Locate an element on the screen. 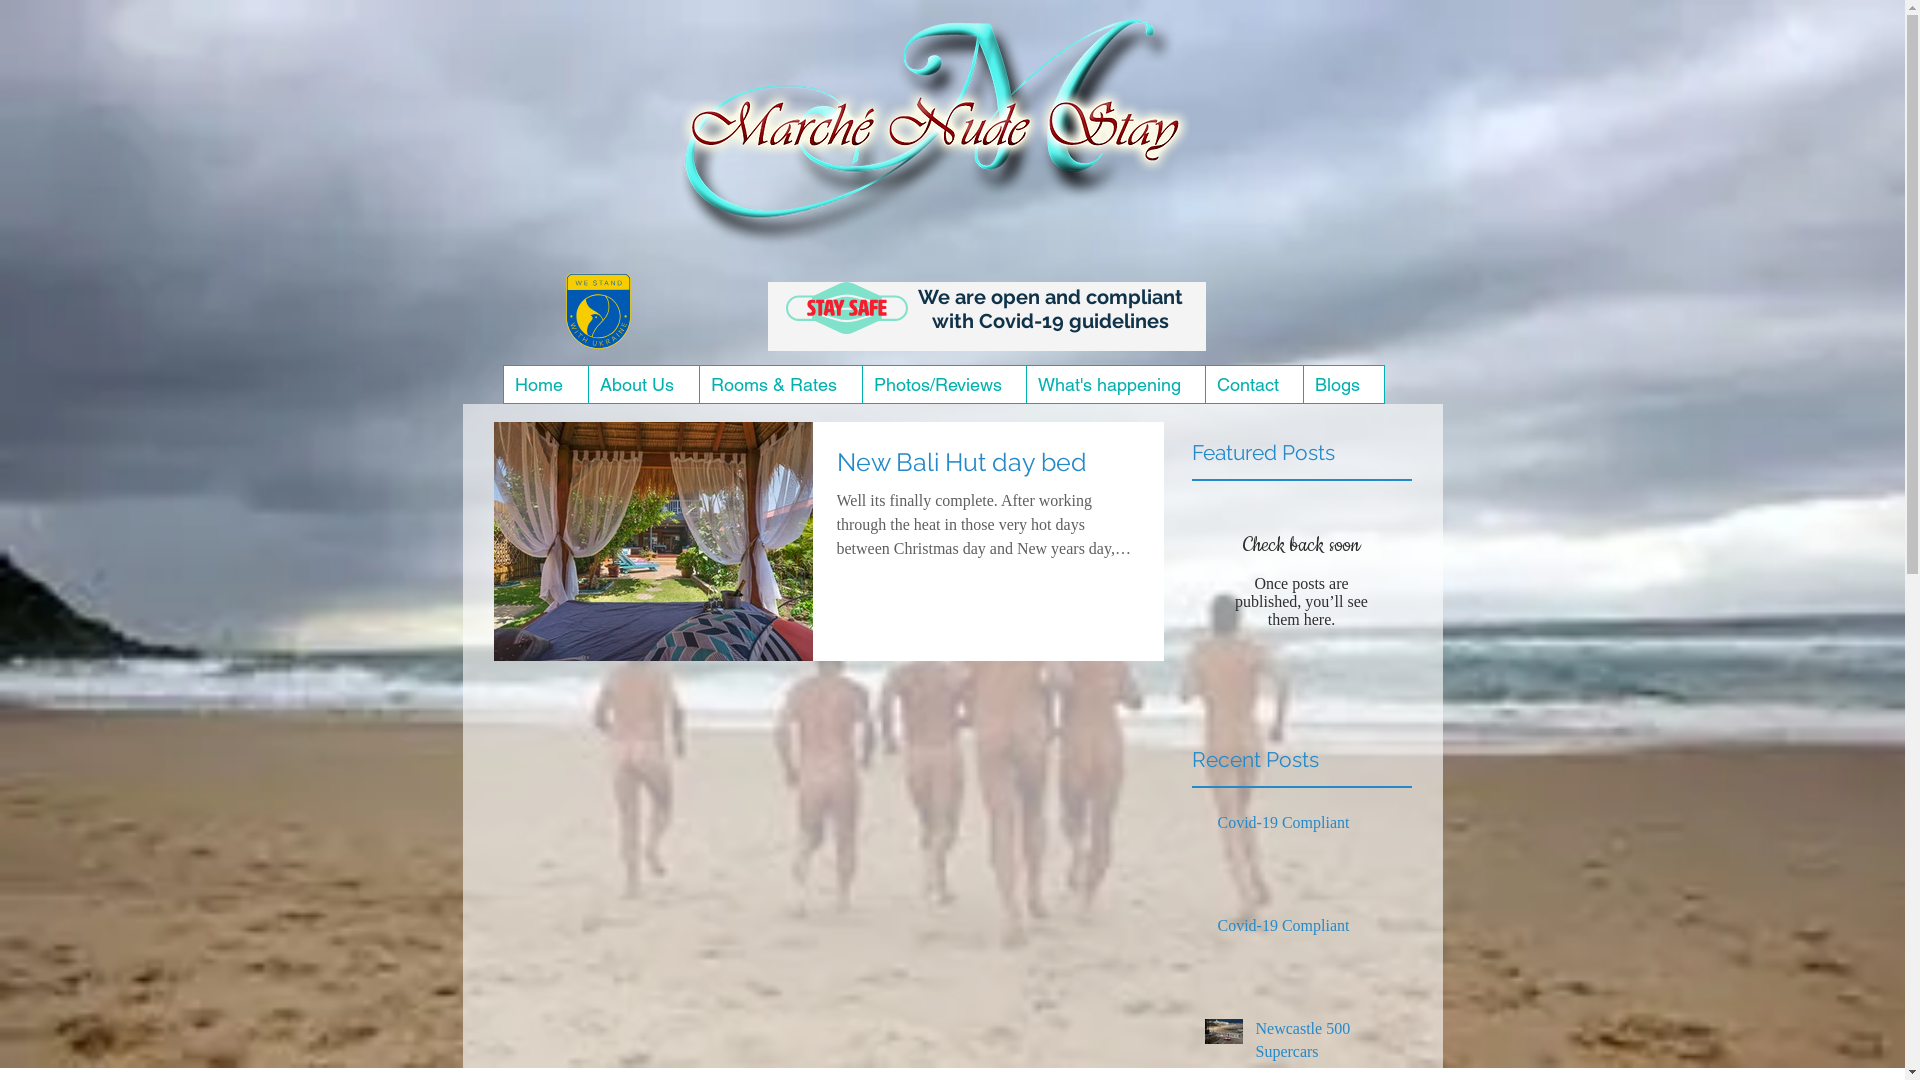  'What's happening' is located at coordinates (1114, 384).